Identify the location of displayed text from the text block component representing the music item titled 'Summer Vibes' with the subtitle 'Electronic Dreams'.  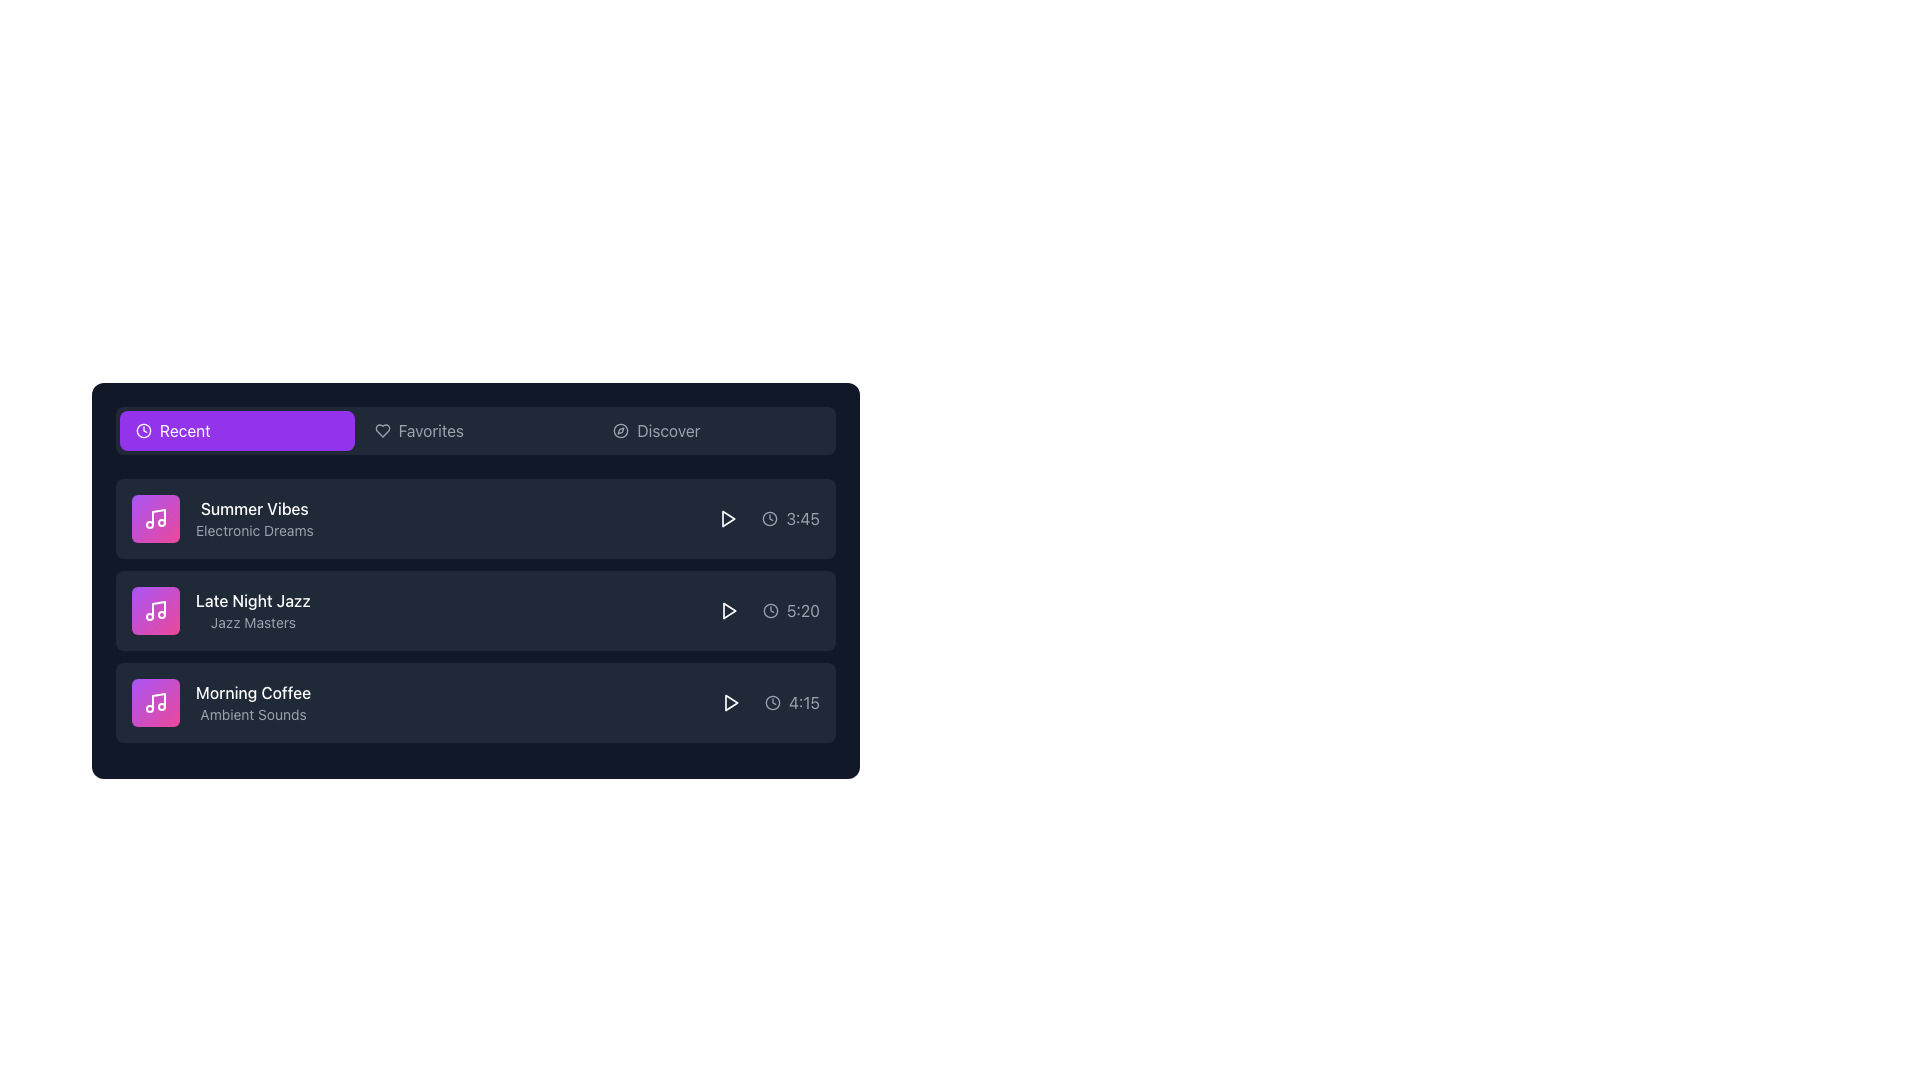
(222, 518).